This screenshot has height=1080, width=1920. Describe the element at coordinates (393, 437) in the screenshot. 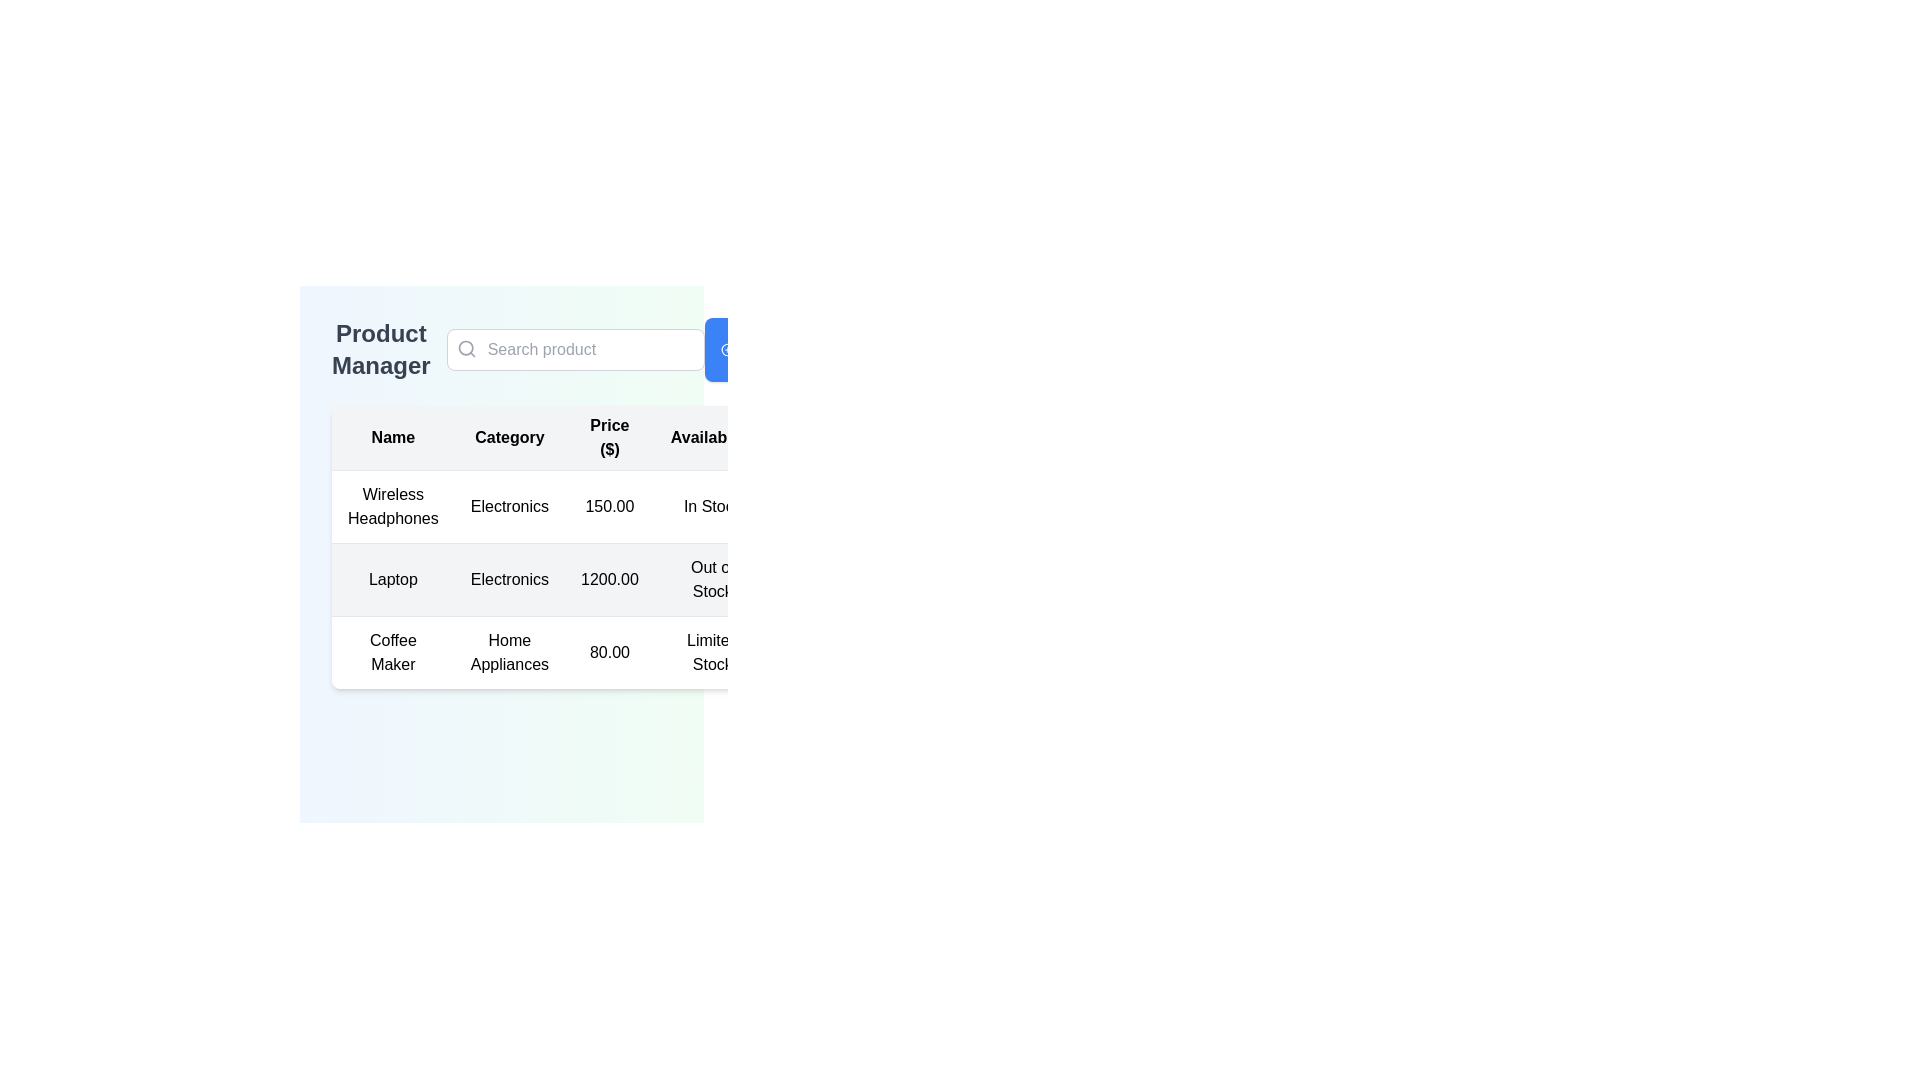

I see `text of the header label indicating the names column in the table, positioned at the top left corner of the header row` at that location.